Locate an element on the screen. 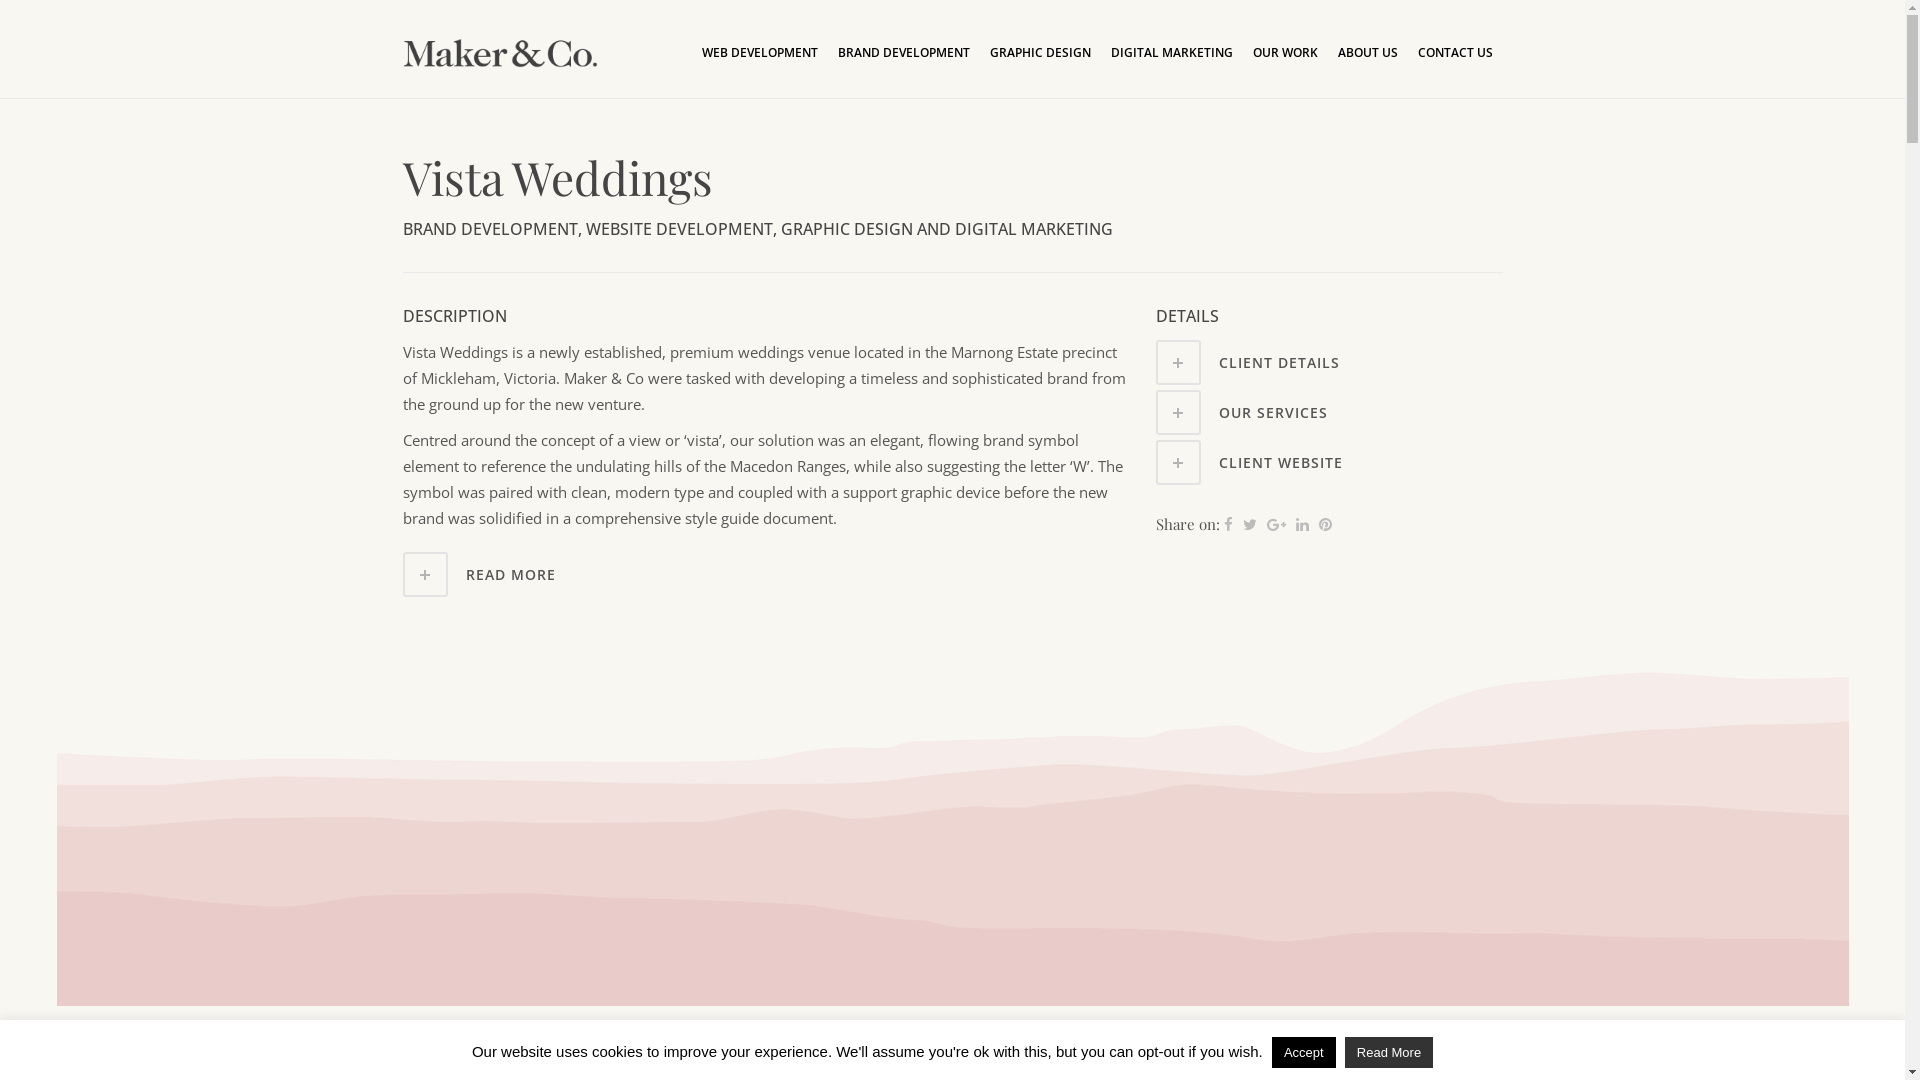  'BRAND DEVELOPMENT' is located at coordinates (902, 52).